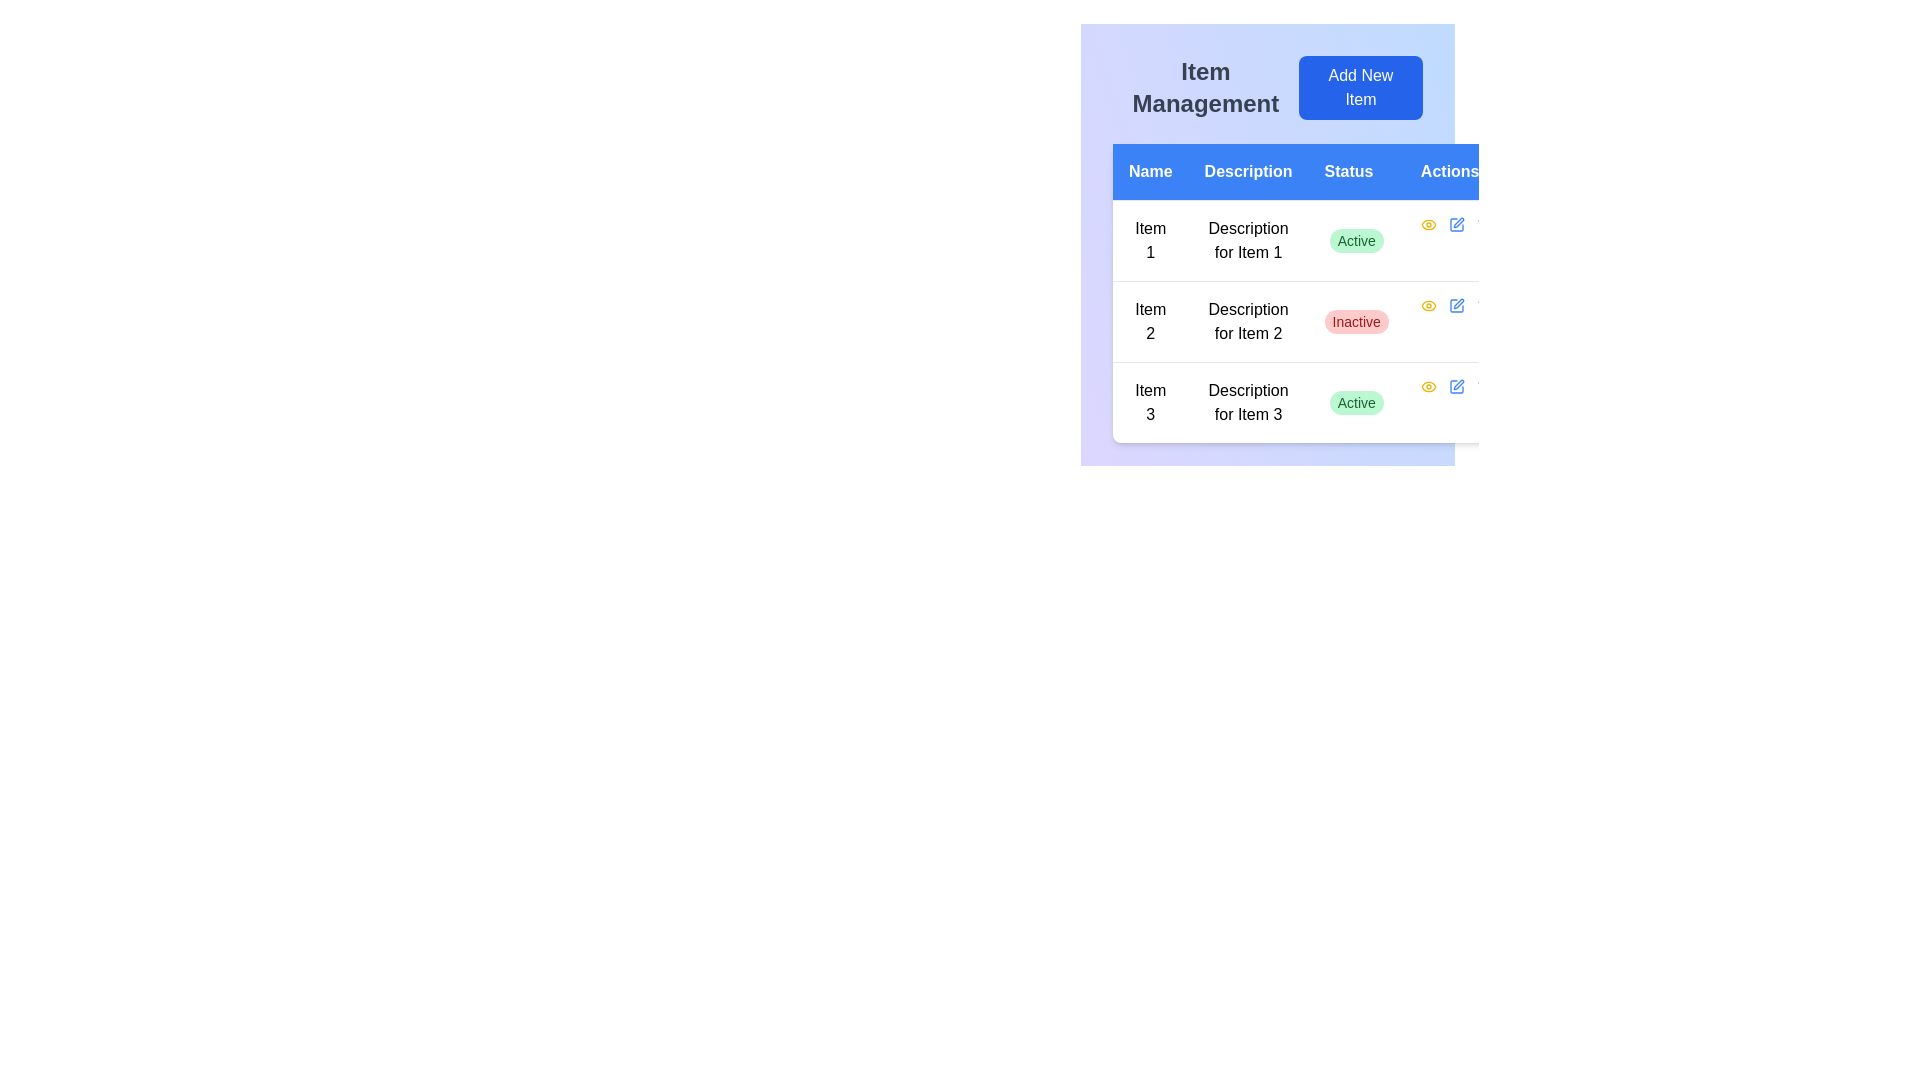 Image resolution: width=1920 pixels, height=1080 pixels. Describe the element at coordinates (1456, 171) in the screenshot. I see `the 'Actions' header text label located in the fourth column of the table header, positioned in the top-right section of the interface` at that location.